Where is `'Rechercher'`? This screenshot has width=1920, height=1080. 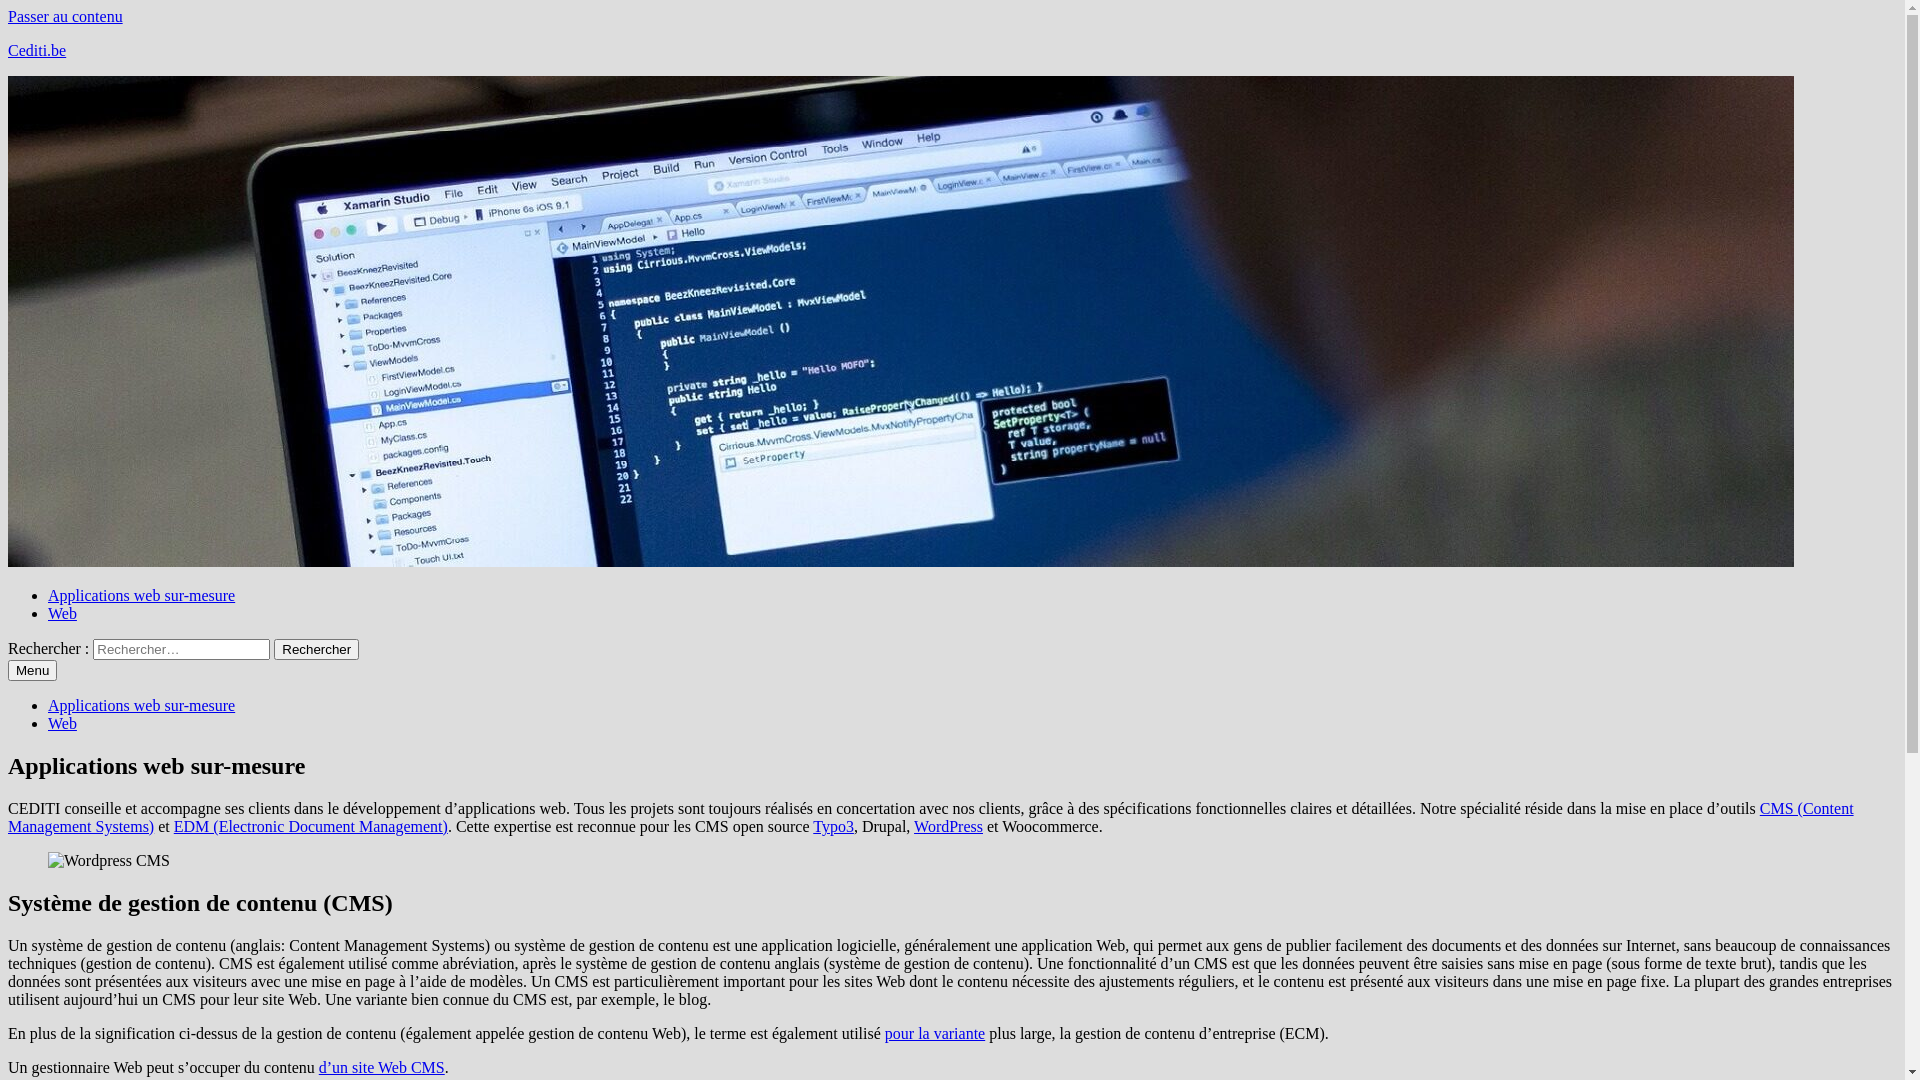
'Rechercher' is located at coordinates (315, 649).